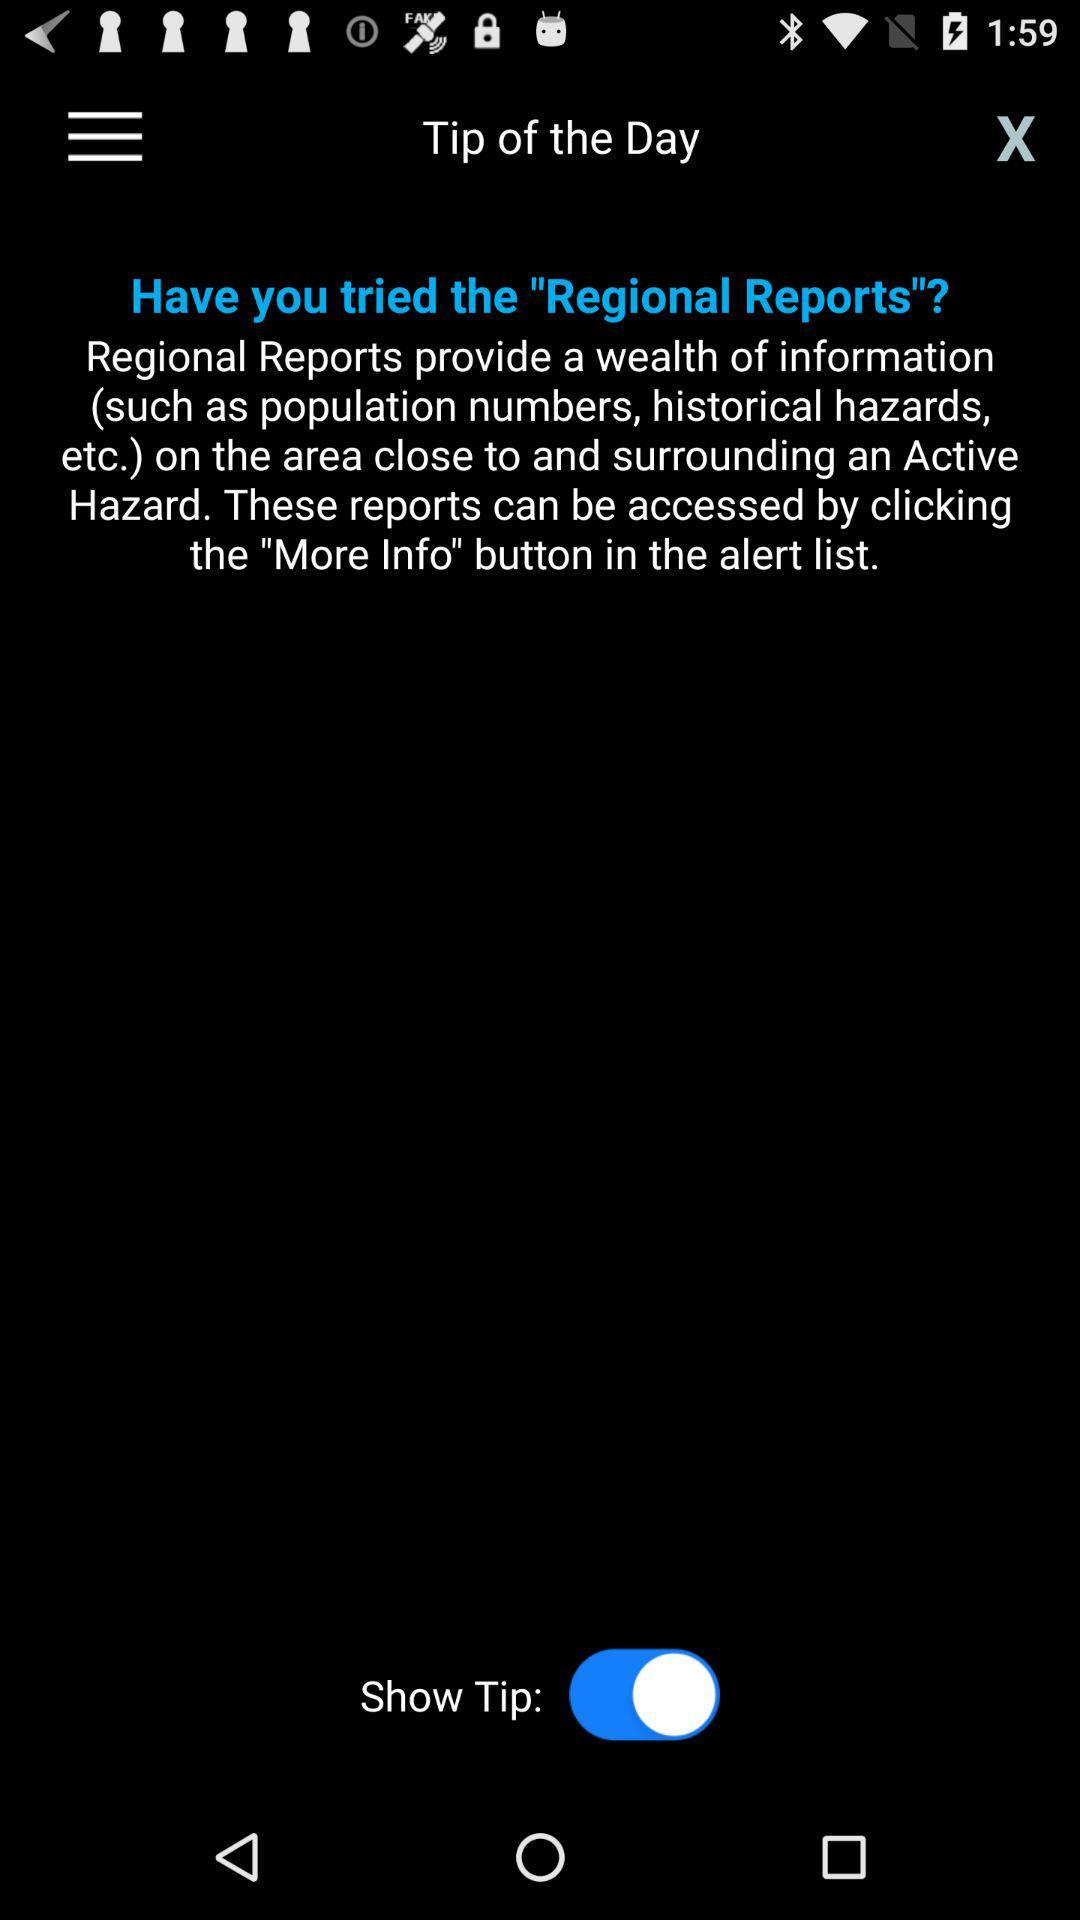 The image size is (1080, 1920). What do you see at coordinates (105, 135) in the screenshot?
I see `see the menu` at bounding box center [105, 135].